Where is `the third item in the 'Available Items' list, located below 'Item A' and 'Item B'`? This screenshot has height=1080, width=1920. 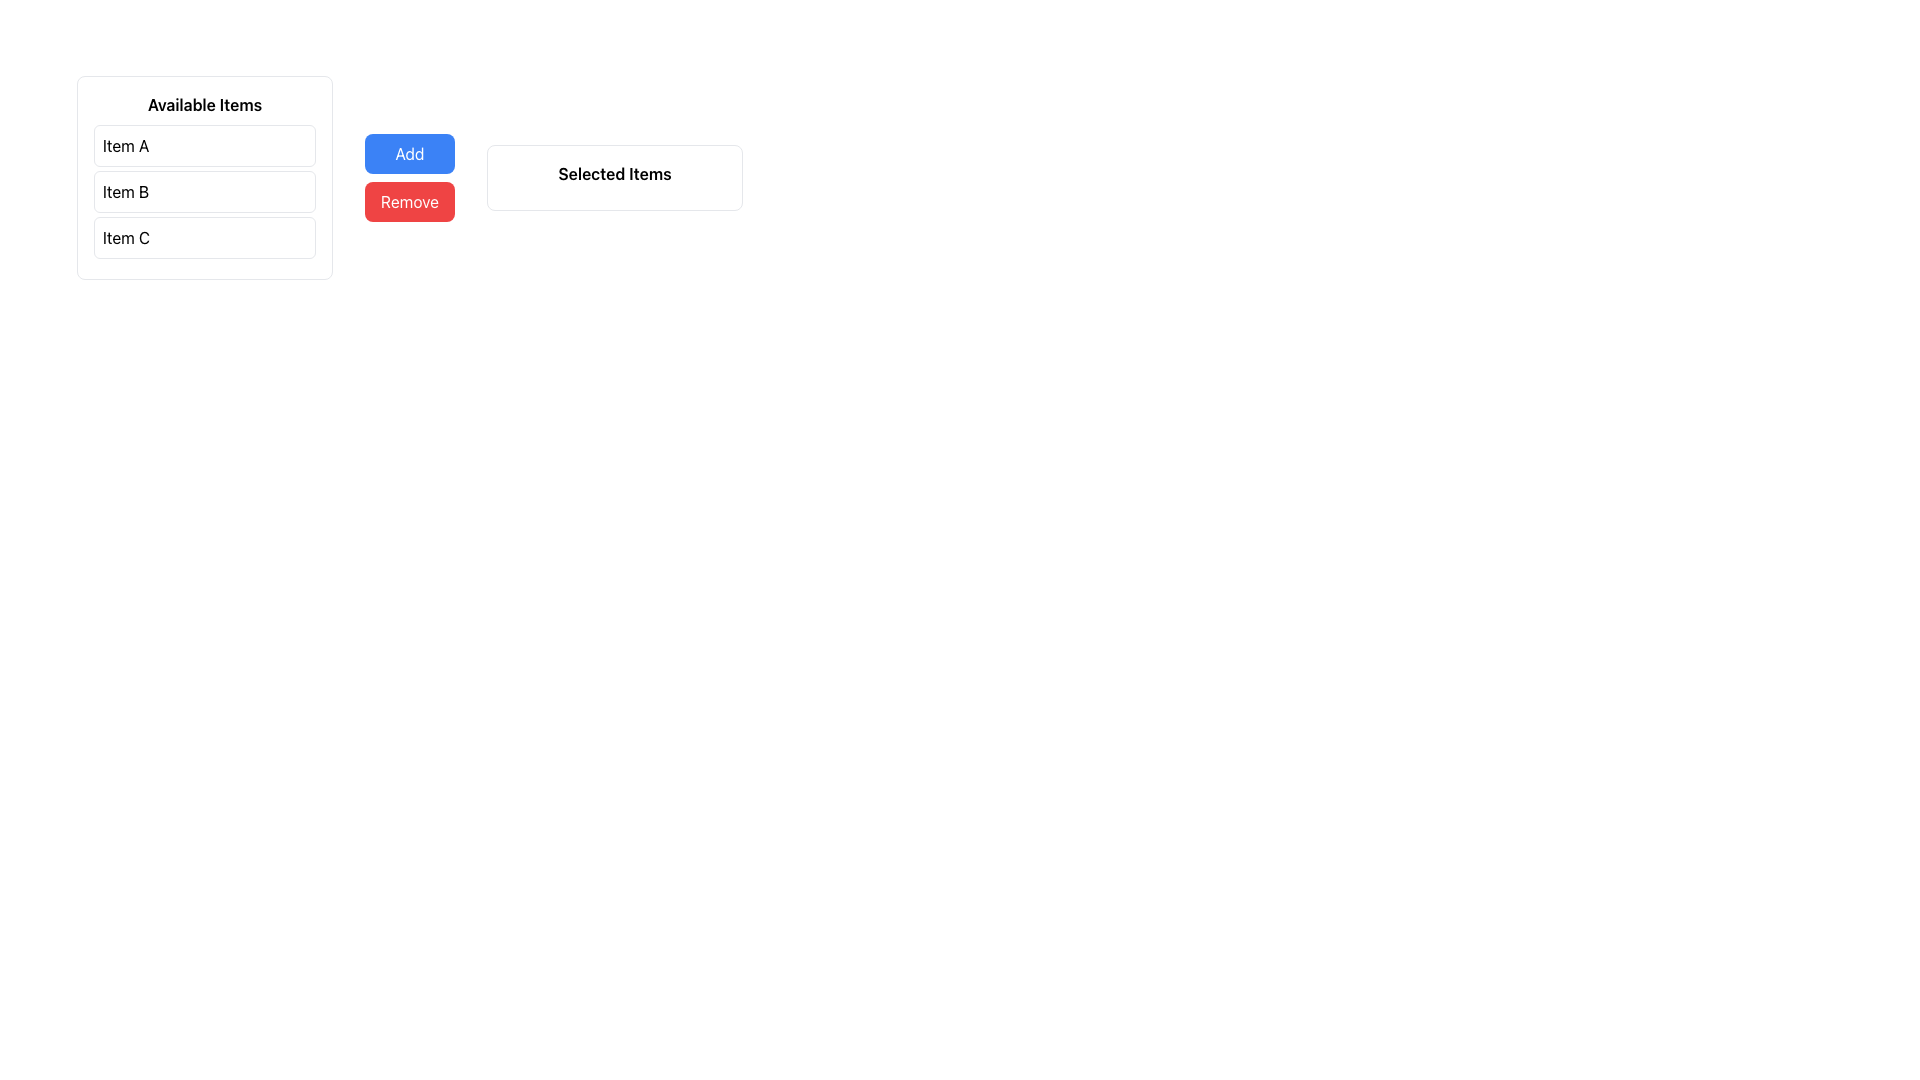
the third item in the 'Available Items' list, located below 'Item A' and 'Item B' is located at coordinates (205, 237).